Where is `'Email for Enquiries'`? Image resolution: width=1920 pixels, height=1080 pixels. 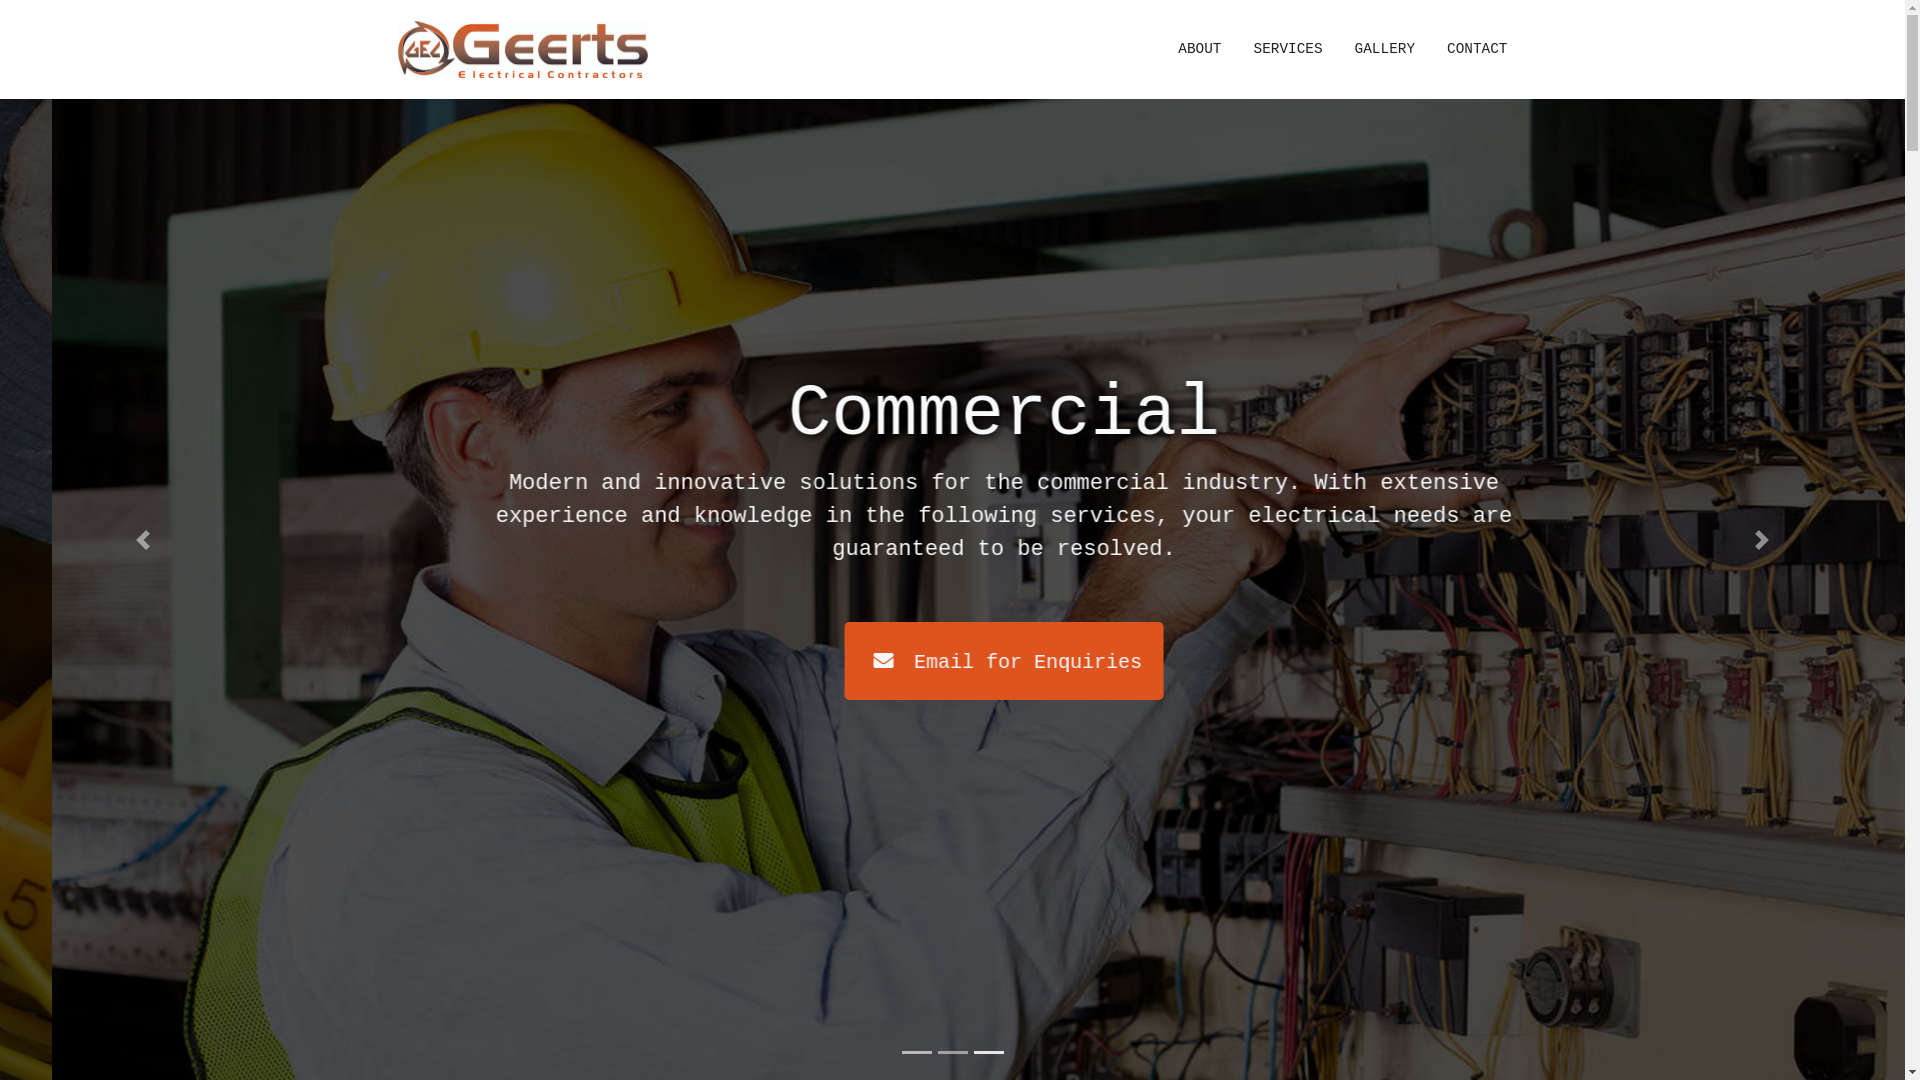
'Email for Enquiries' is located at coordinates (662, 660).